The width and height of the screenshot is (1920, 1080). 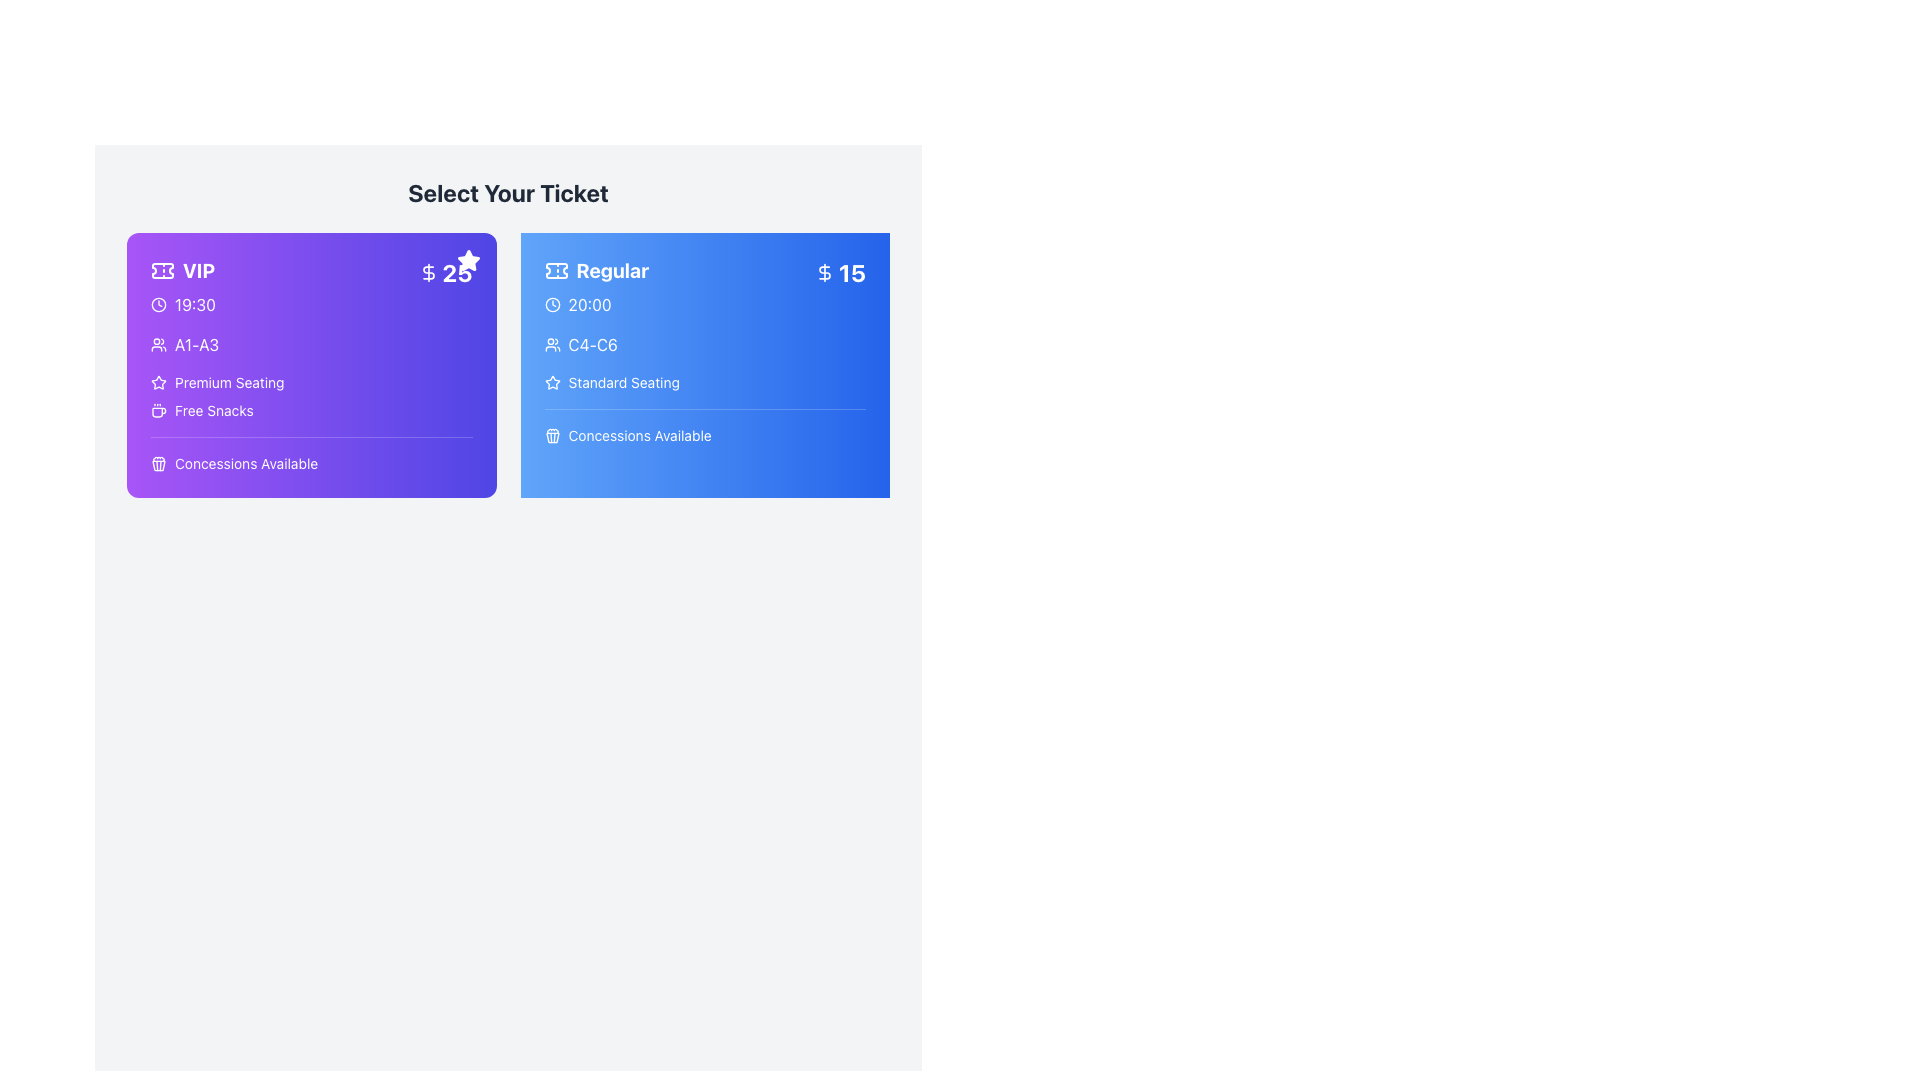 What do you see at coordinates (592, 343) in the screenshot?
I see `text content of the 'Regular' ticket seat information label located below the time (20:00) and above the 'Standard Seating' label, which is aligned next to a small graphical icon of a group of people` at bounding box center [592, 343].